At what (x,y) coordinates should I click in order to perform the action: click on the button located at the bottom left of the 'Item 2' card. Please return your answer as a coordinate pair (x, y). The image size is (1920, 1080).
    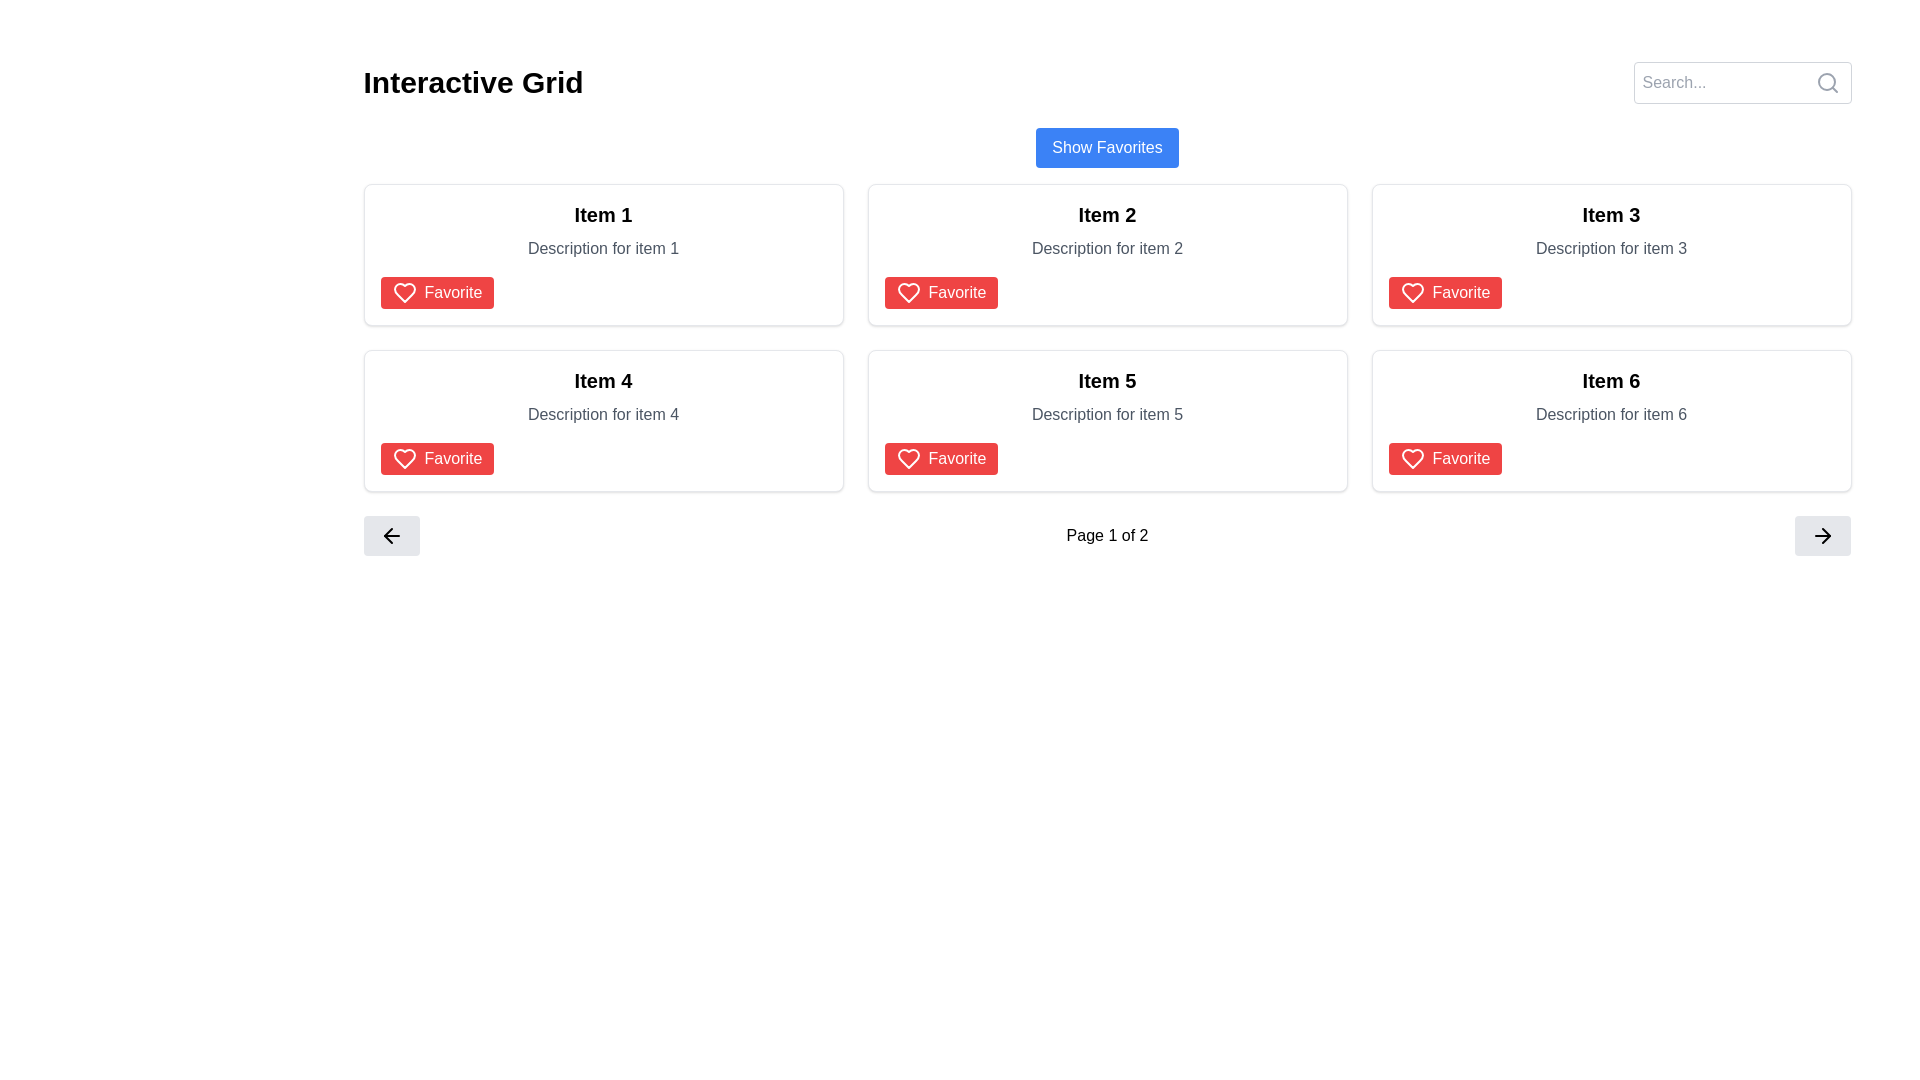
    Looking at the image, I should click on (940, 293).